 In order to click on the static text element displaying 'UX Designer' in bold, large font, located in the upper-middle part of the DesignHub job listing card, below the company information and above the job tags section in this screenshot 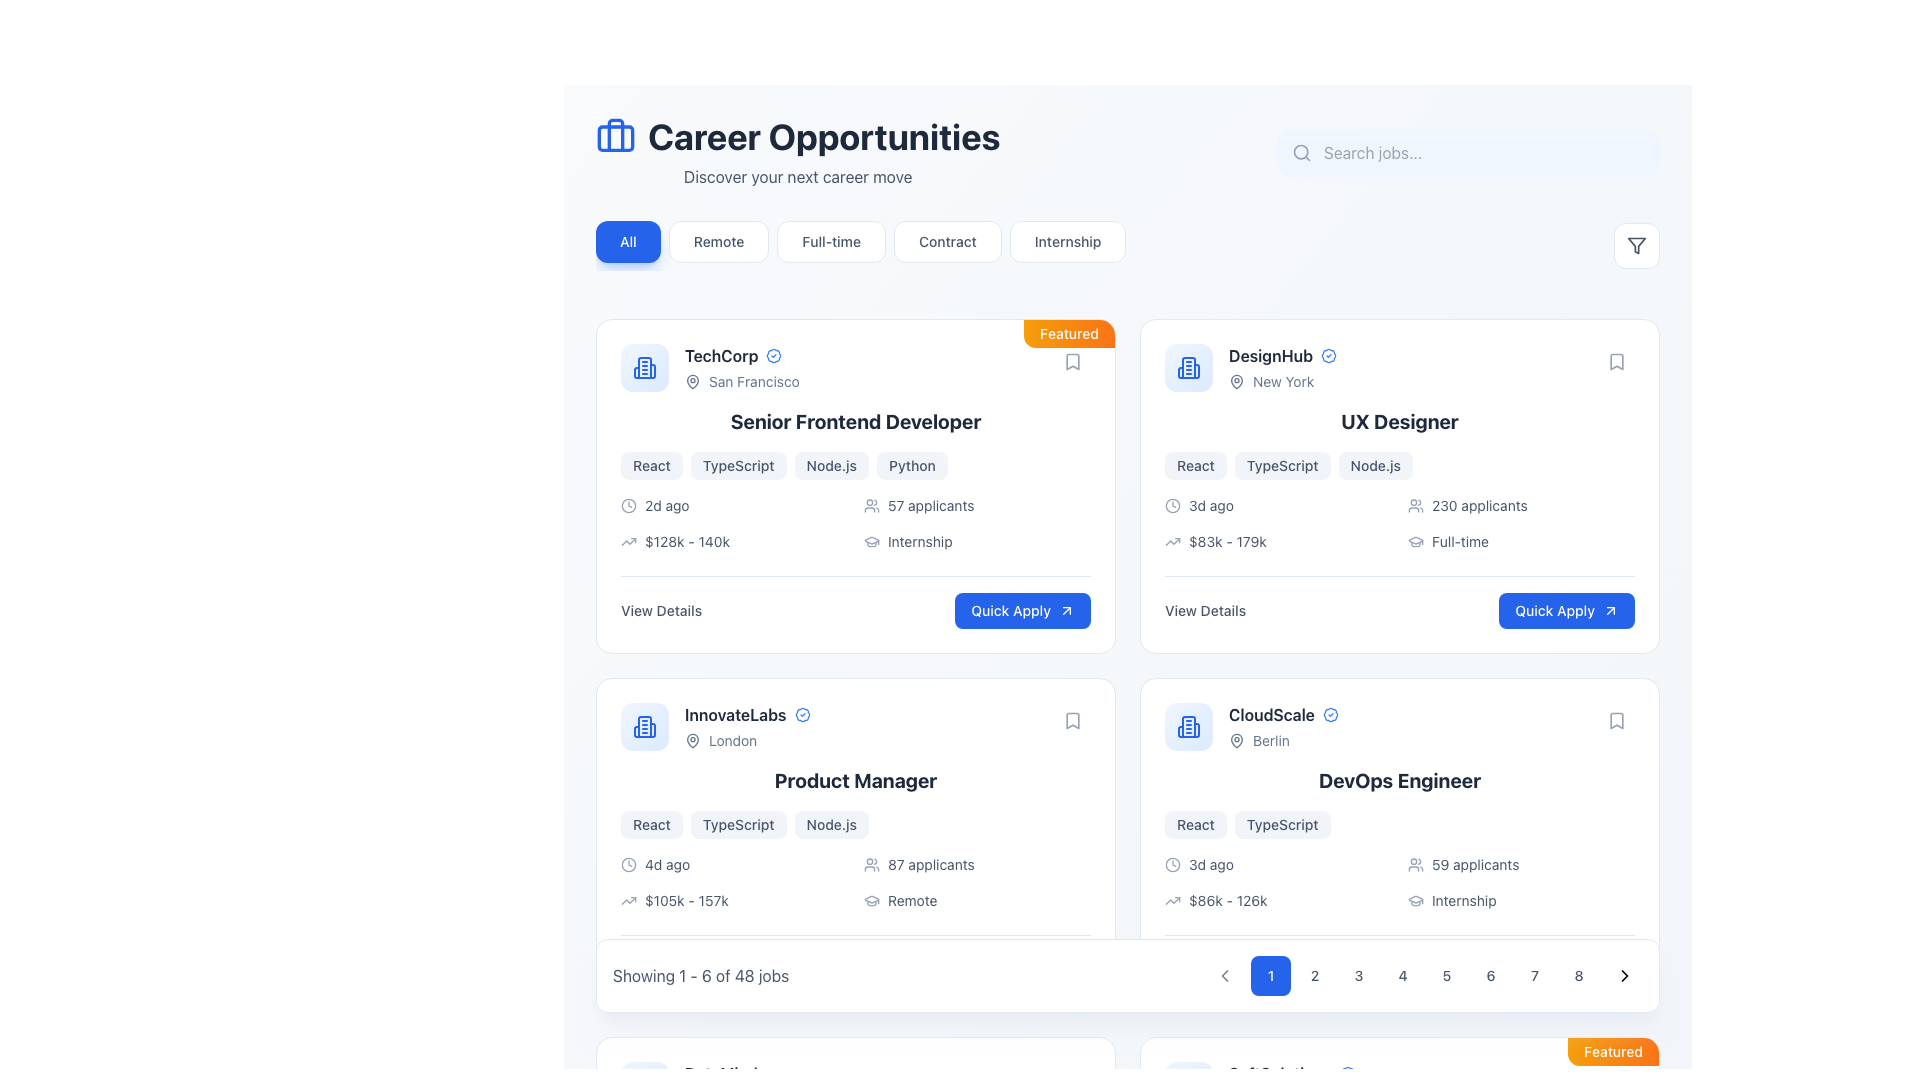, I will do `click(1399, 420)`.